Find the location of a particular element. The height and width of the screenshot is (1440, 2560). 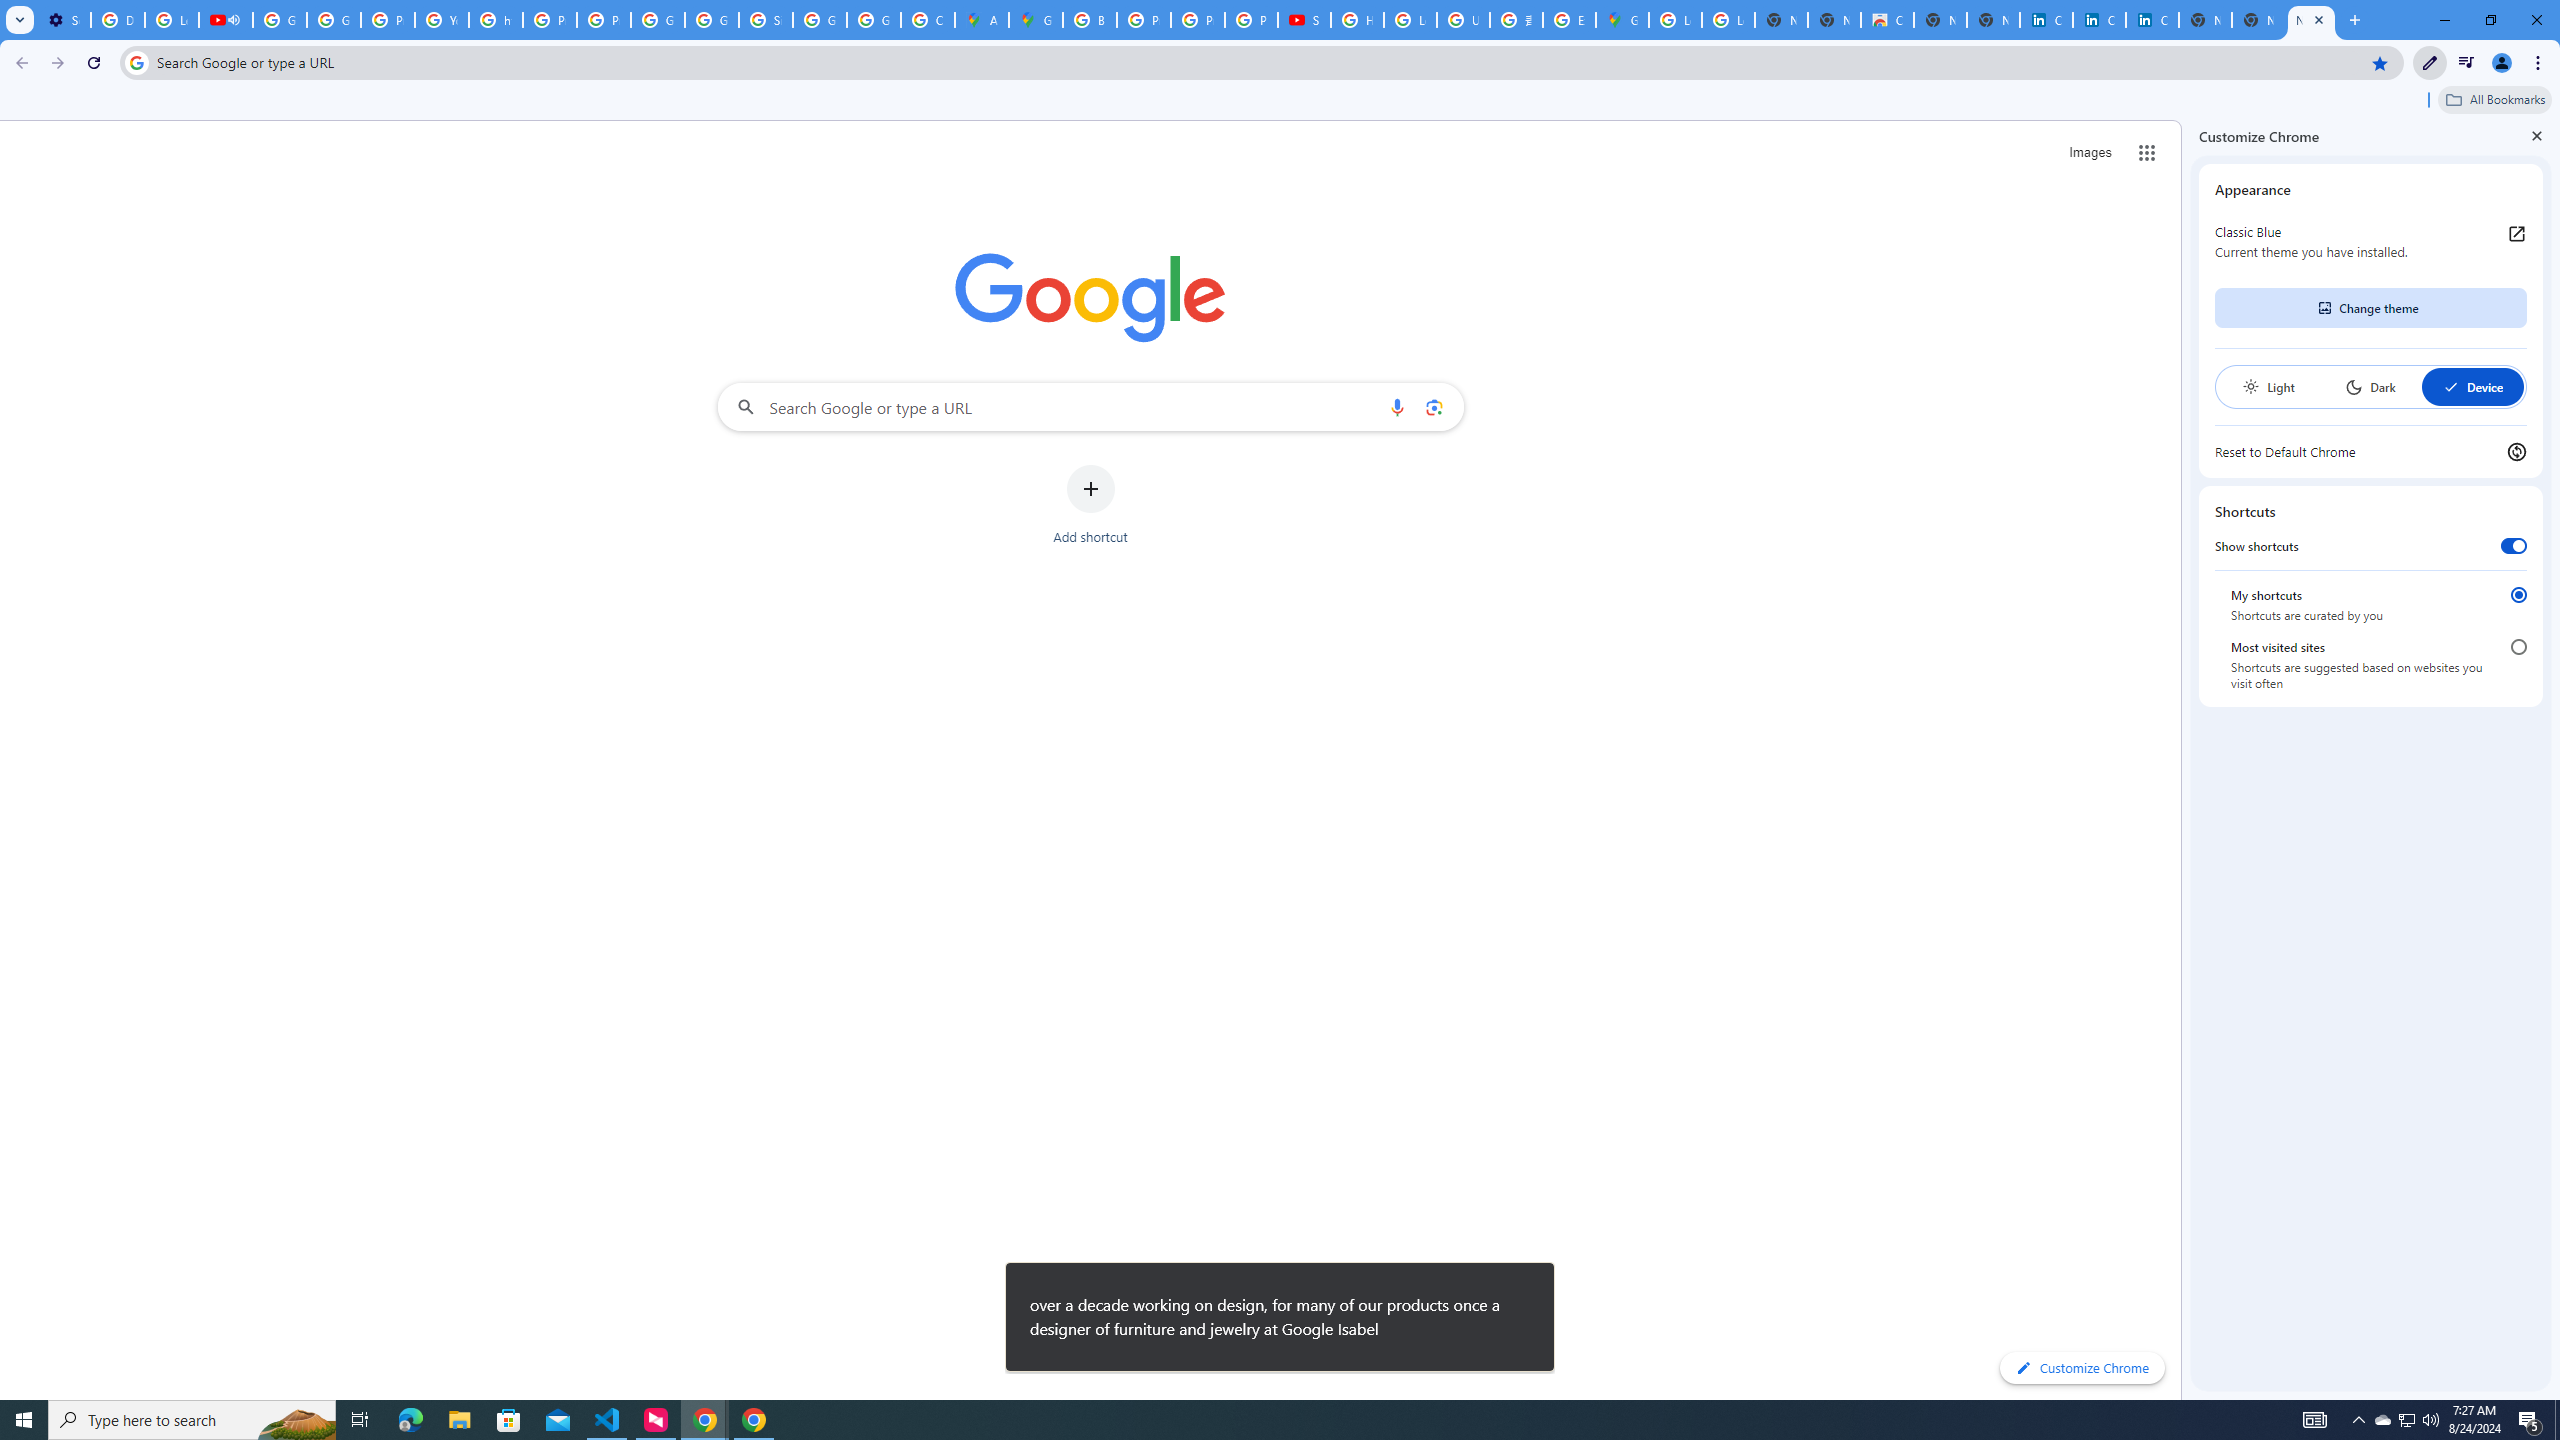

'Explore new street-level details - Google Maps Help' is located at coordinates (1569, 19).